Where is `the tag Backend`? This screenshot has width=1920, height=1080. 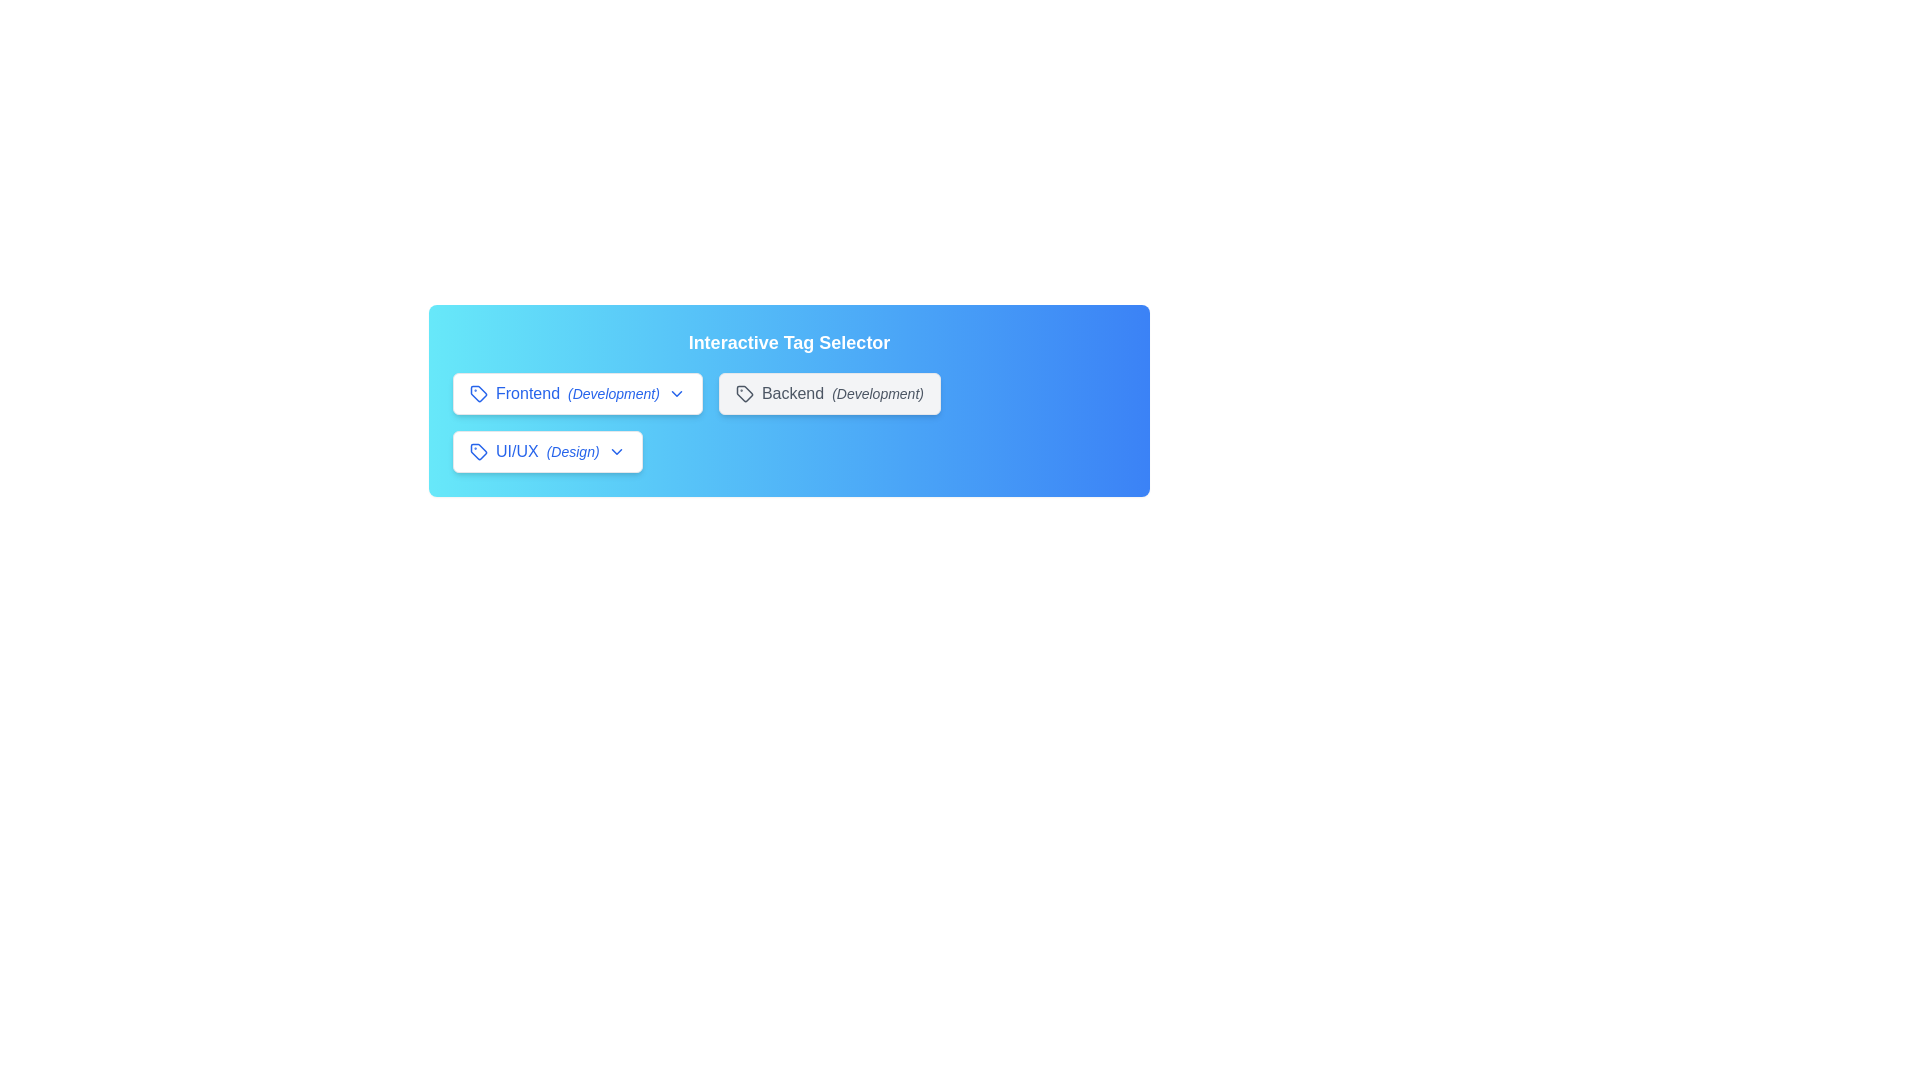
the tag Backend is located at coordinates (829, 393).